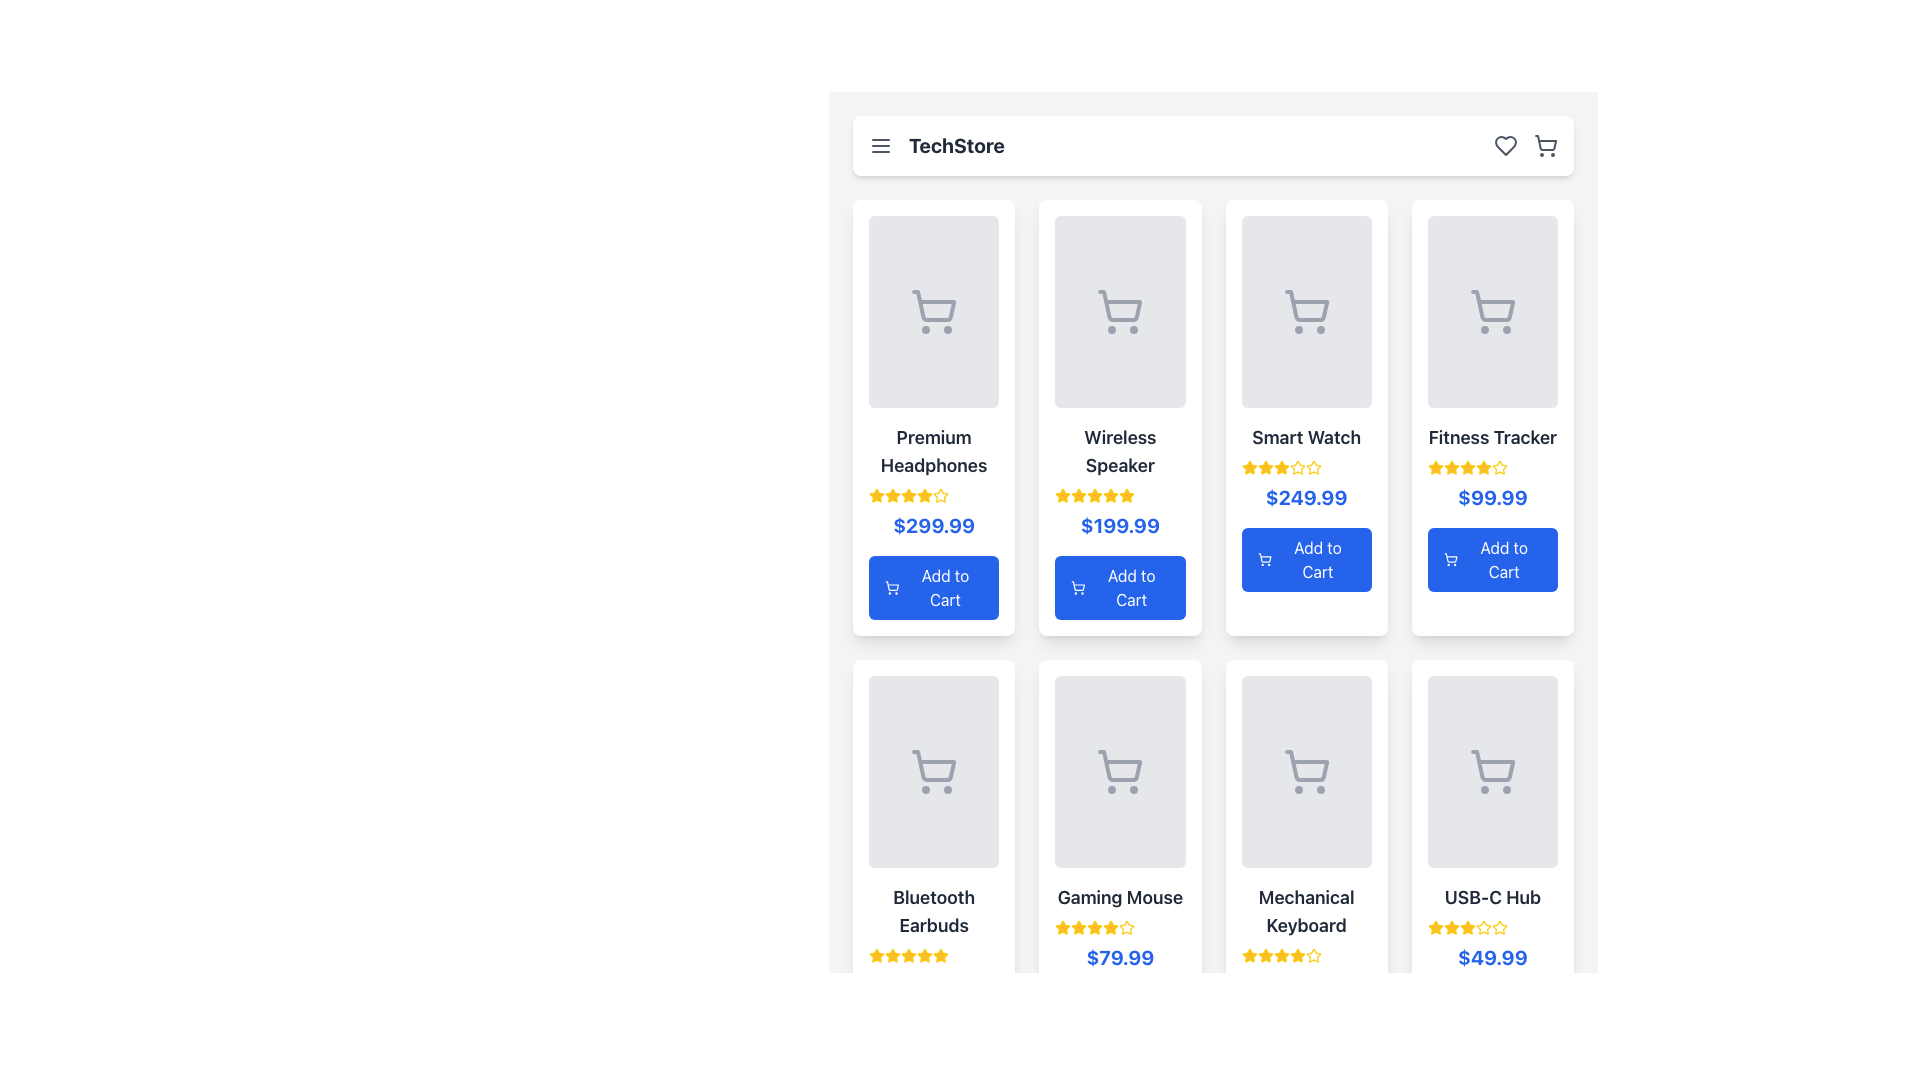 This screenshot has height=1080, width=1920. Describe the element at coordinates (1281, 955) in the screenshot. I see `the fourth star icon` at that location.